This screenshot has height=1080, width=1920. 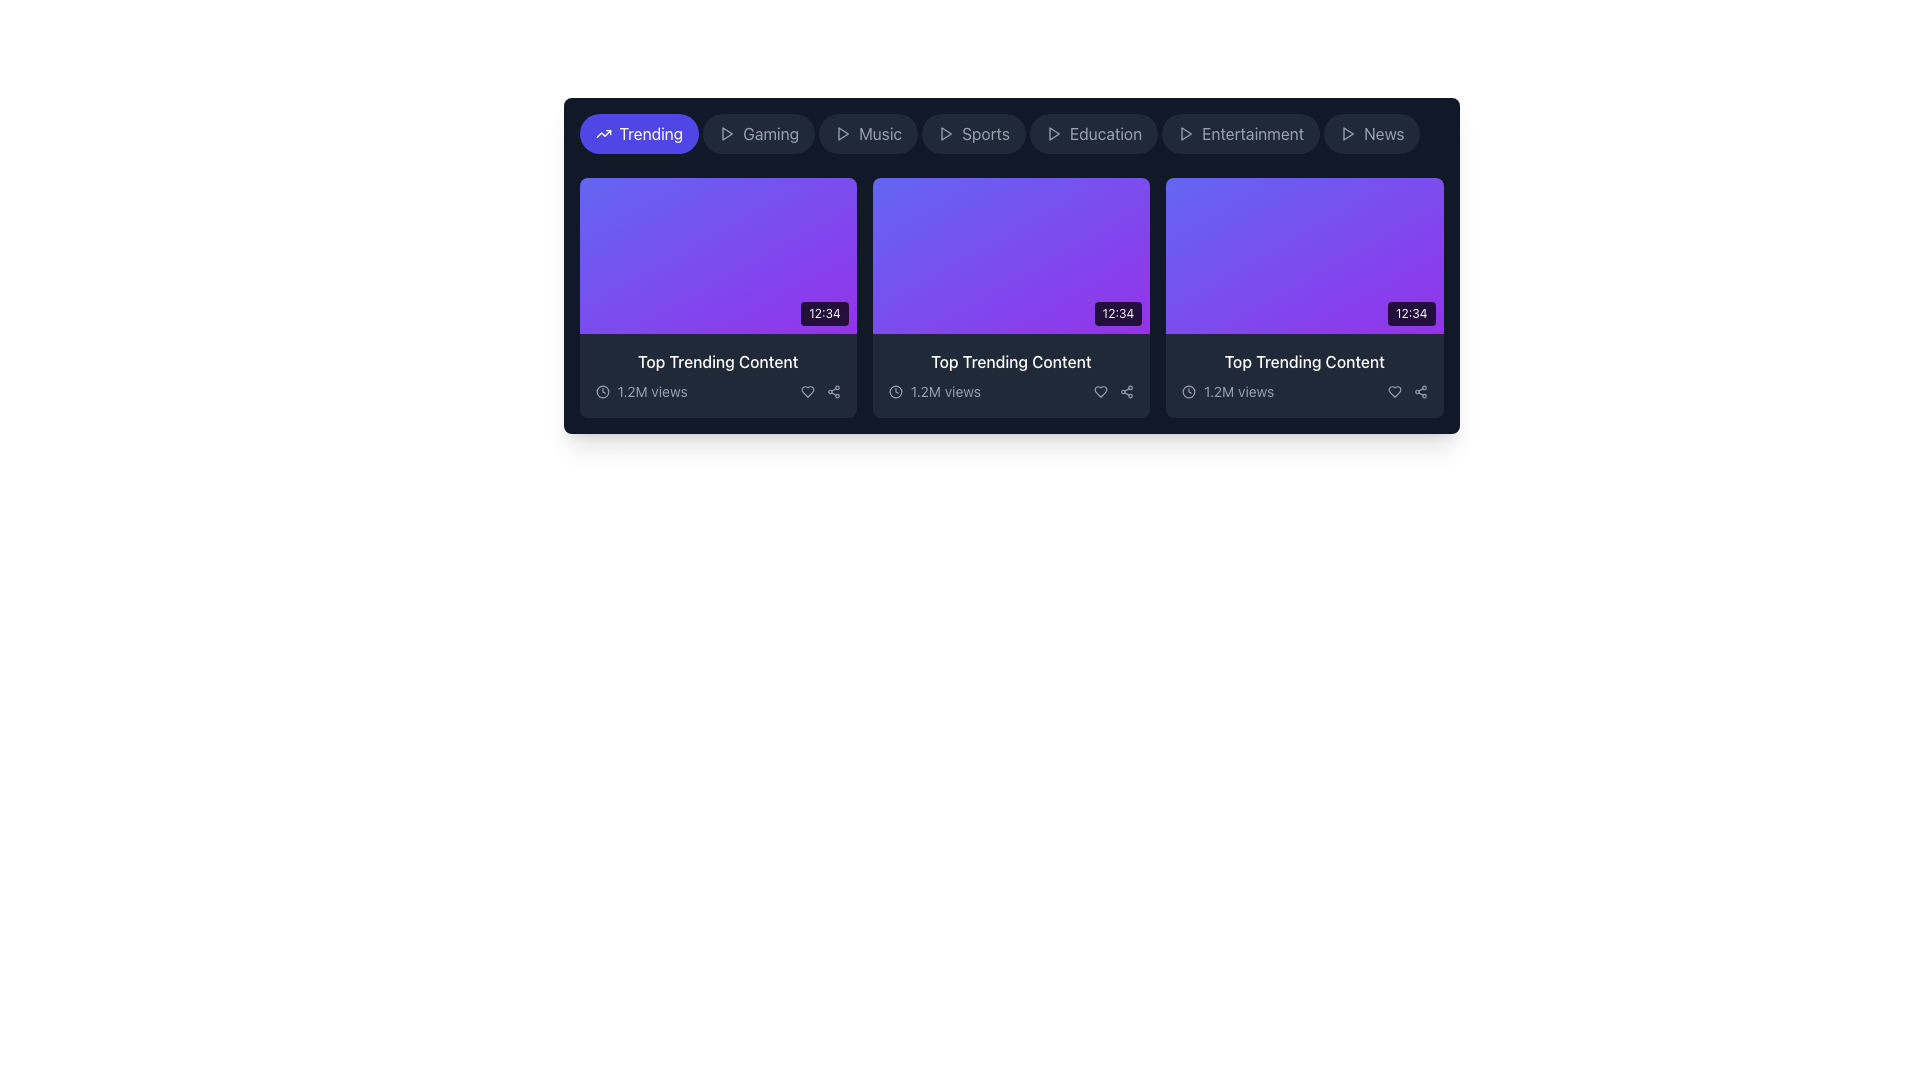 What do you see at coordinates (726, 134) in the screenshot?
I see `the play button icon, which is a triangle pointing to the right, located within a rectangular button with rounded corners on the left side of the 'Gaming' button in the navigation bar` at bounding box center [726, 134].